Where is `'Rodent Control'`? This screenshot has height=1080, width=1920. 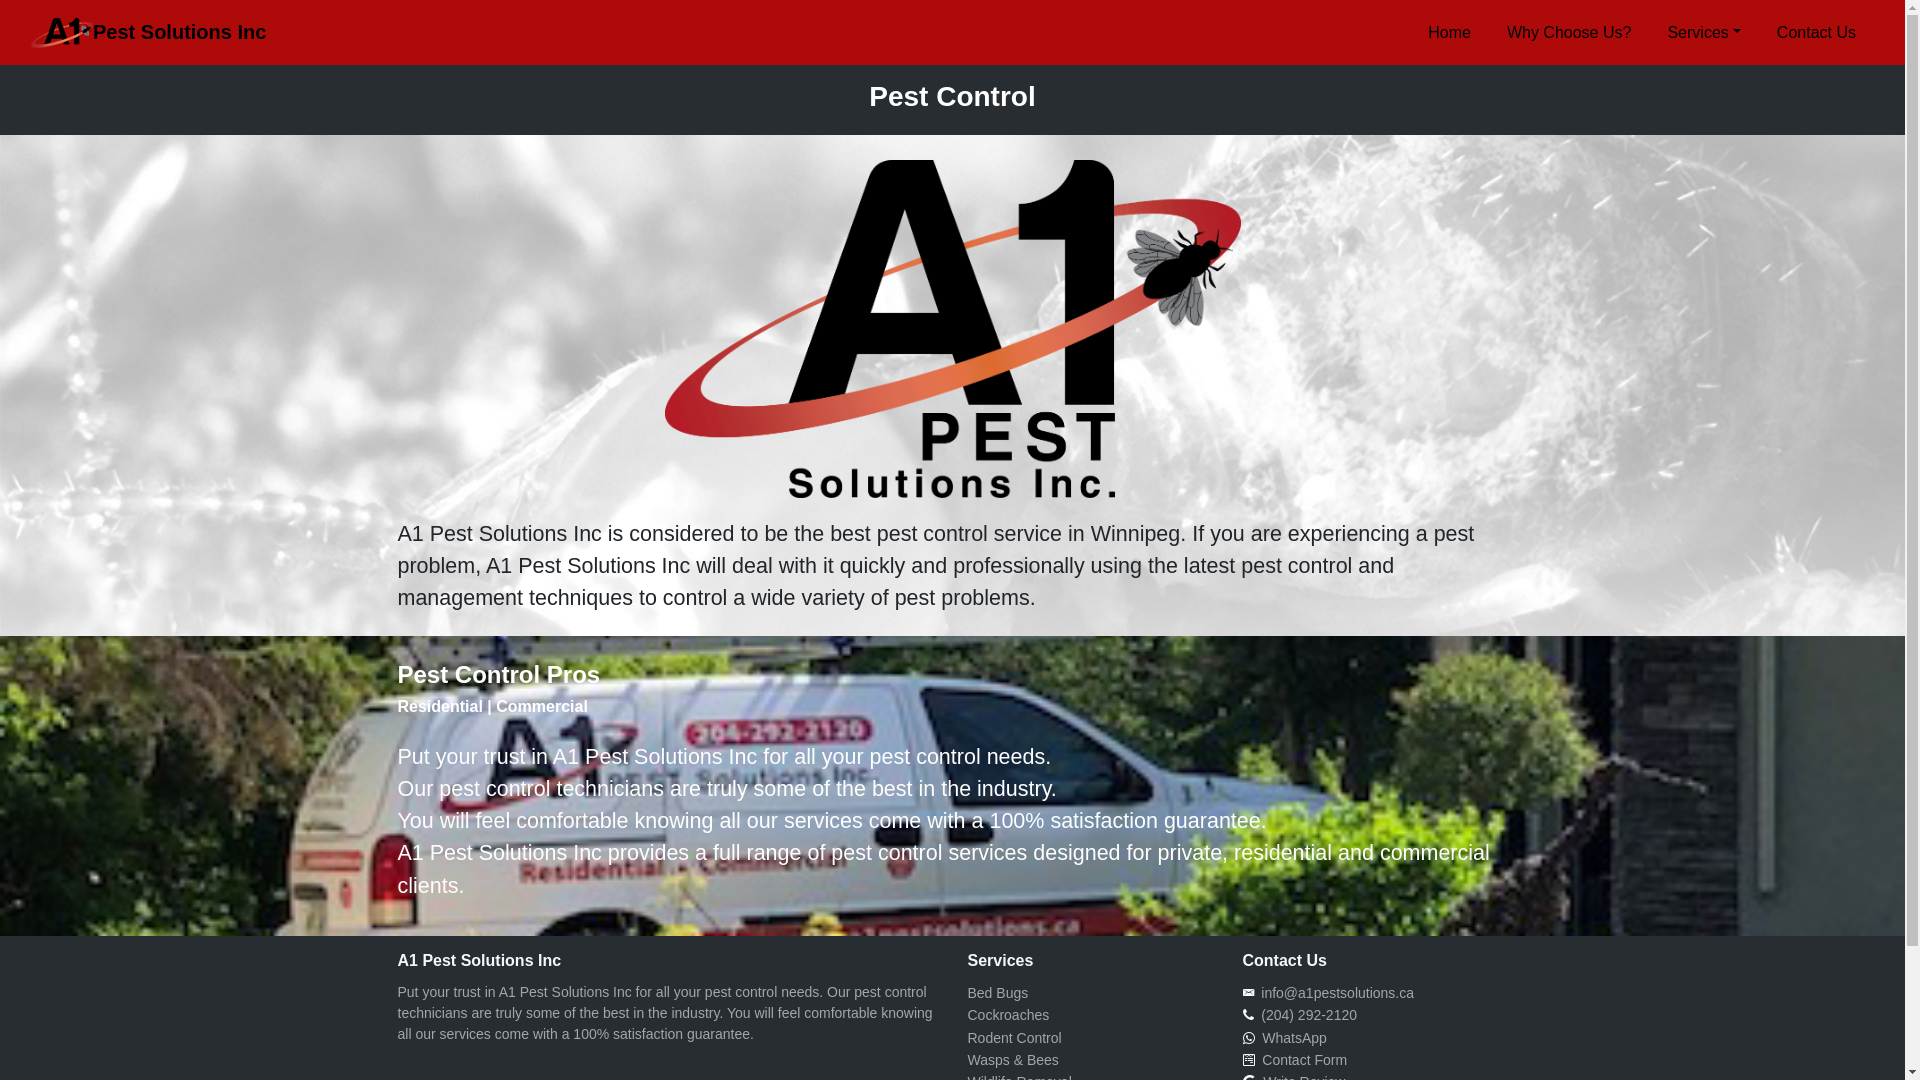 'Rodent Control' is located at coordinates (1014, 1036).